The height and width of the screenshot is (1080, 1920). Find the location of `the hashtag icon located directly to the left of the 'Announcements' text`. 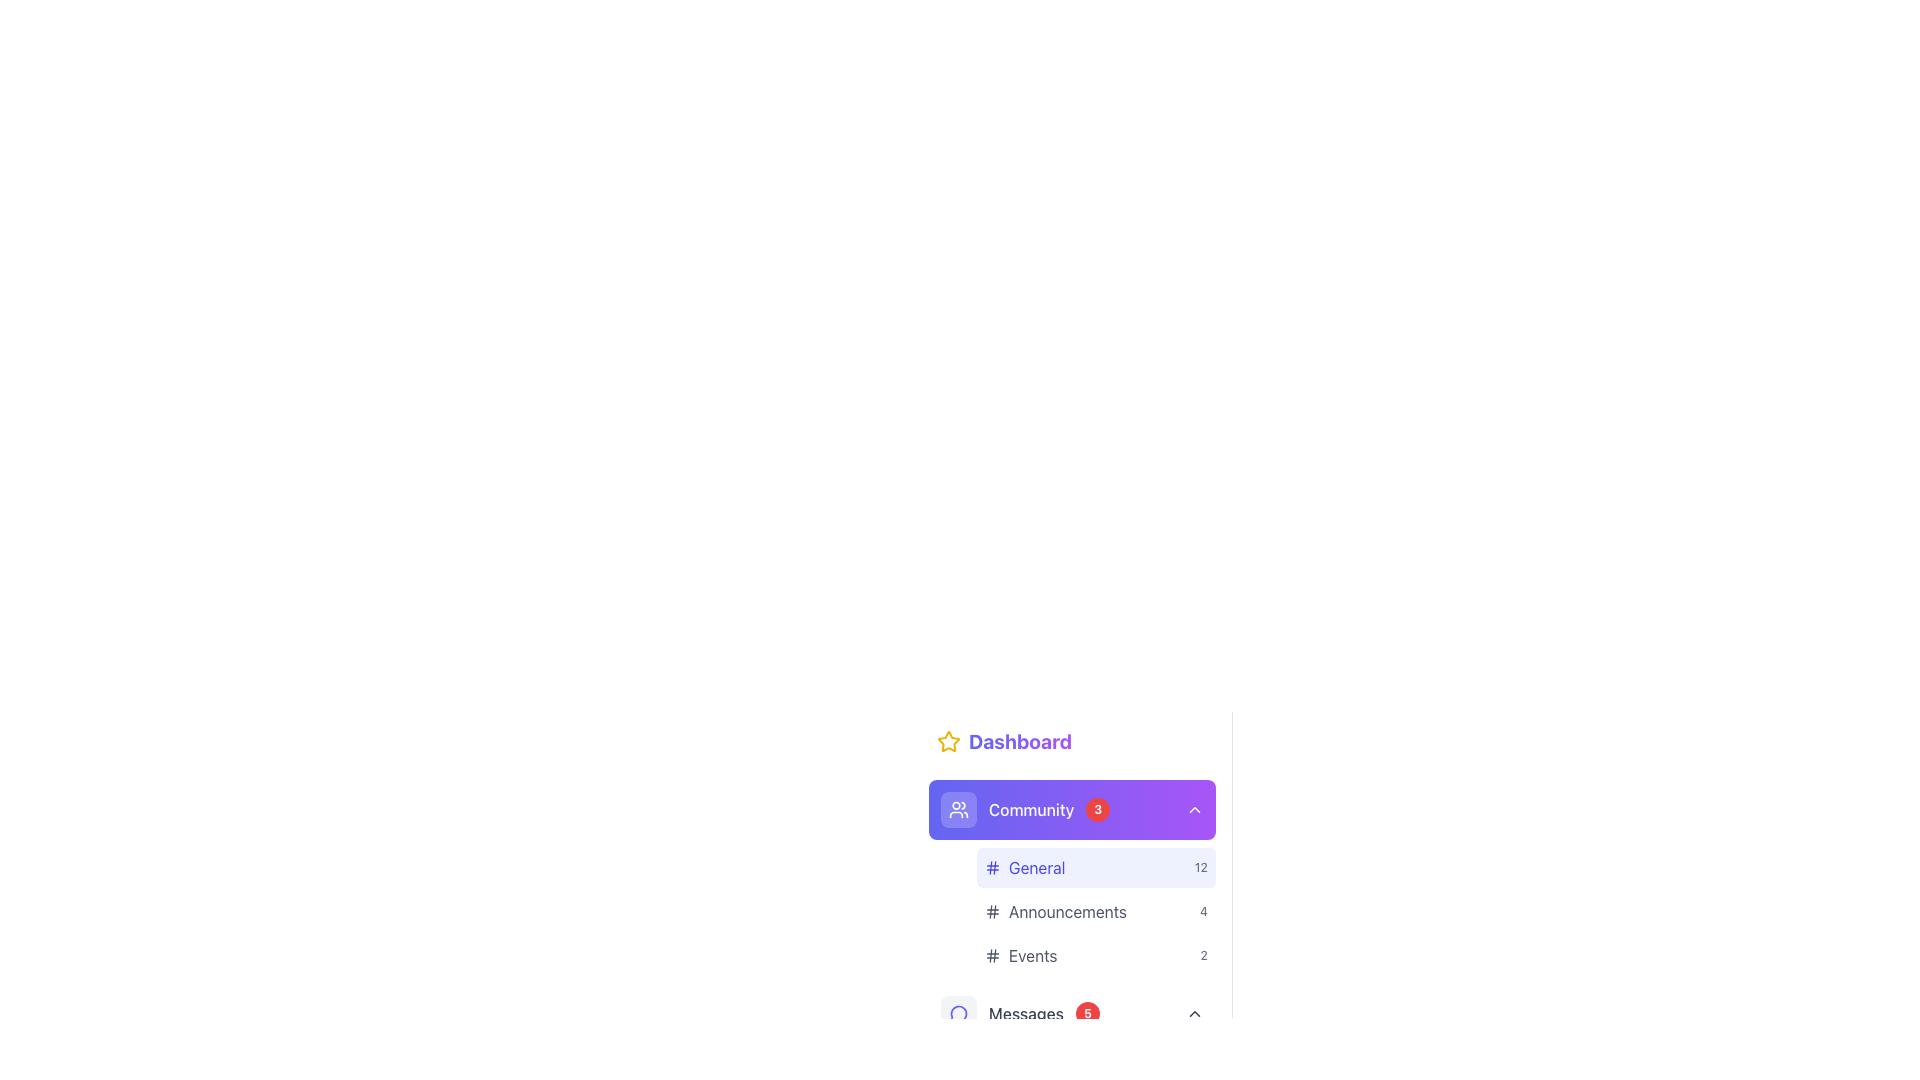

the hashtag icon located directly to the left of the 'Announcements' text is located at coordinates (993, 911).